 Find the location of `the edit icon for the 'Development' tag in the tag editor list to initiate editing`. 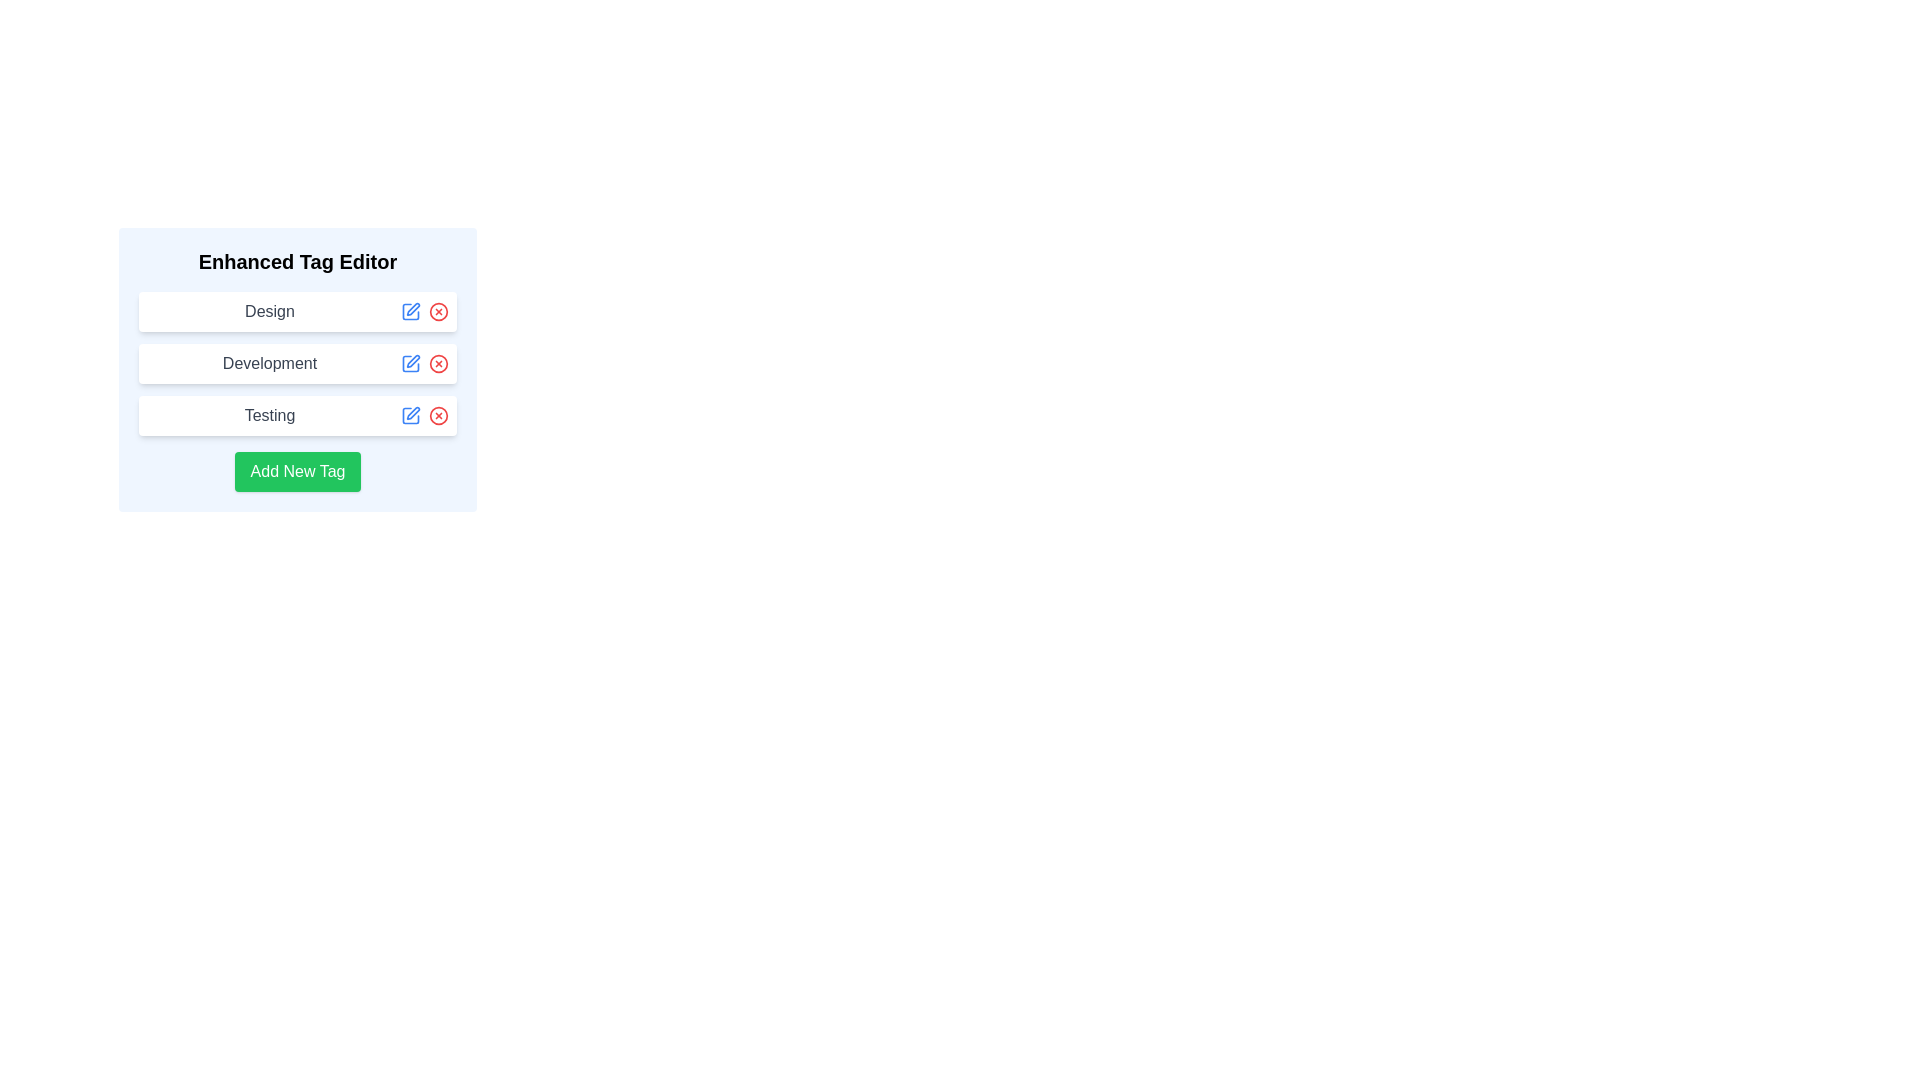

the edit icon for the 'Development' tag in the tag editor list to initiate editing is located at coordinates (412, 361).